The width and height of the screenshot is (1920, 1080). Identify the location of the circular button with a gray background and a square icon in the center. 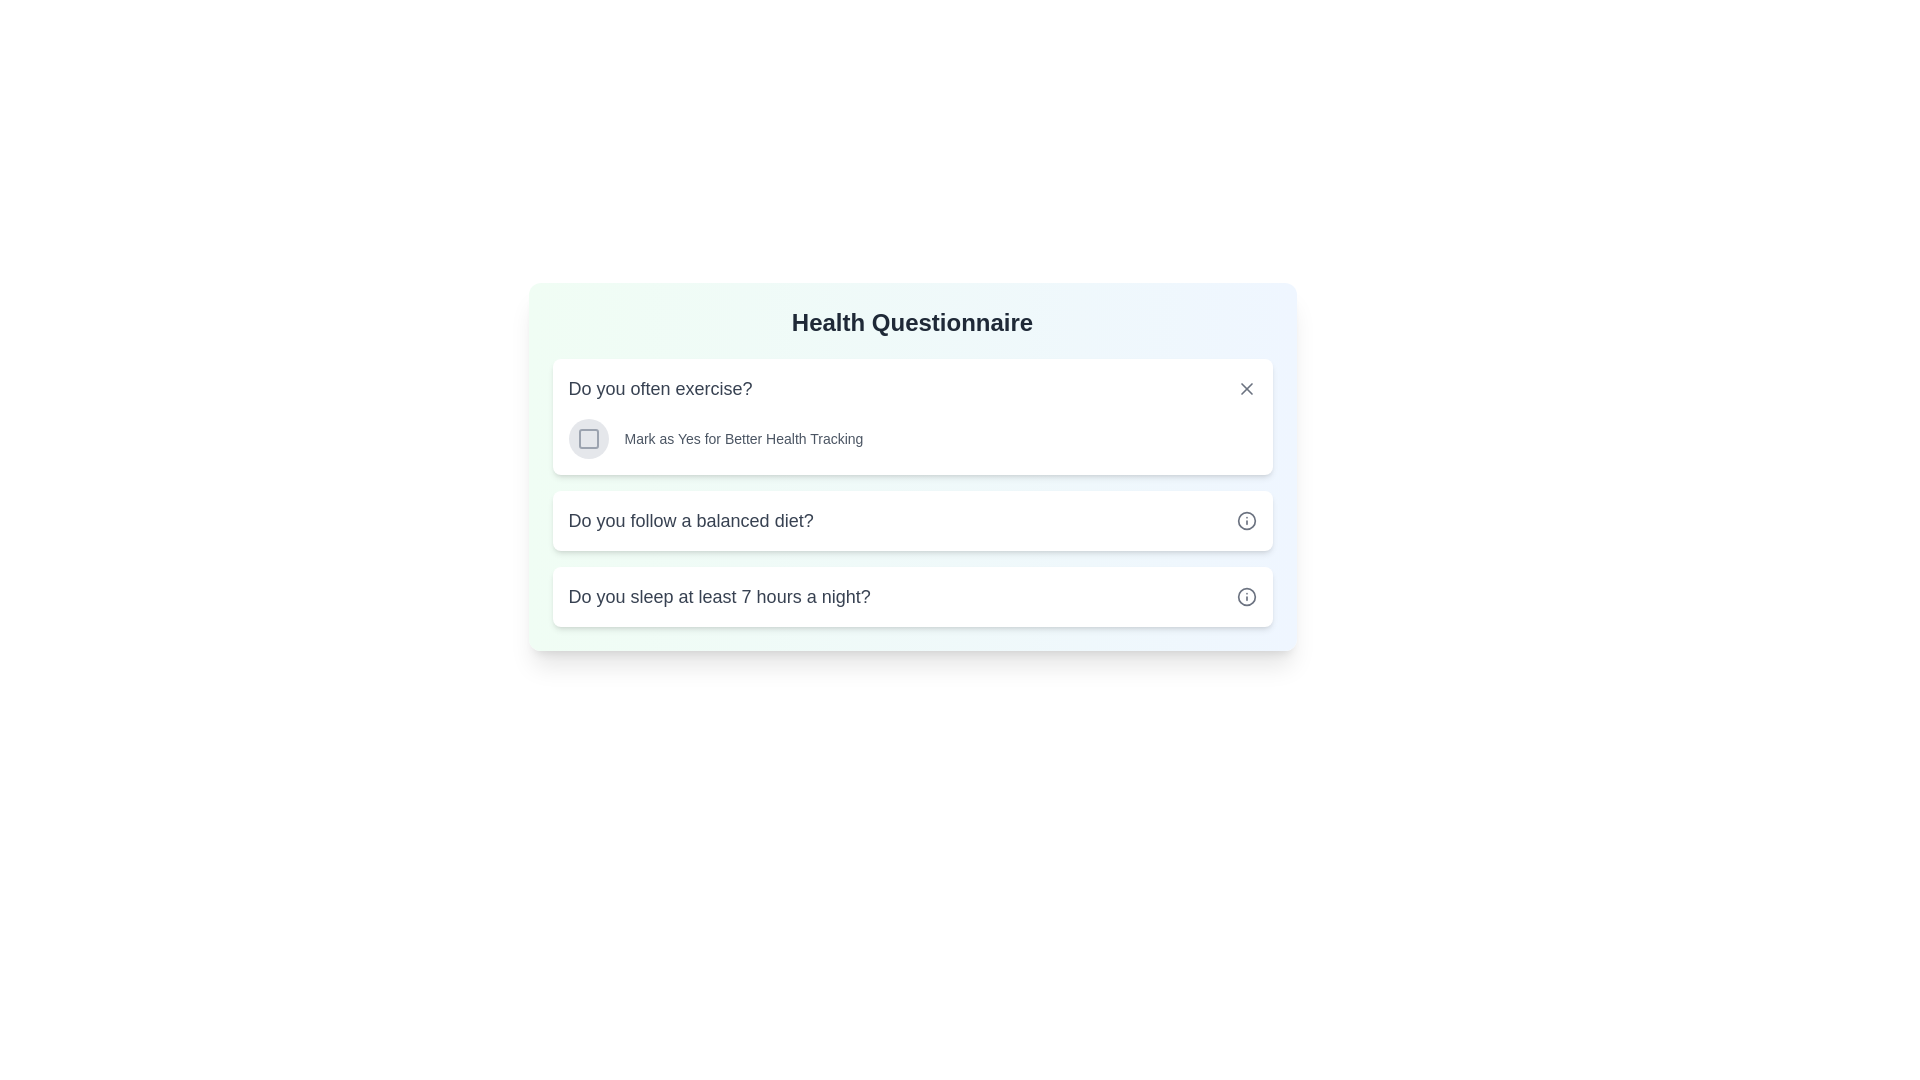
(587, 438).